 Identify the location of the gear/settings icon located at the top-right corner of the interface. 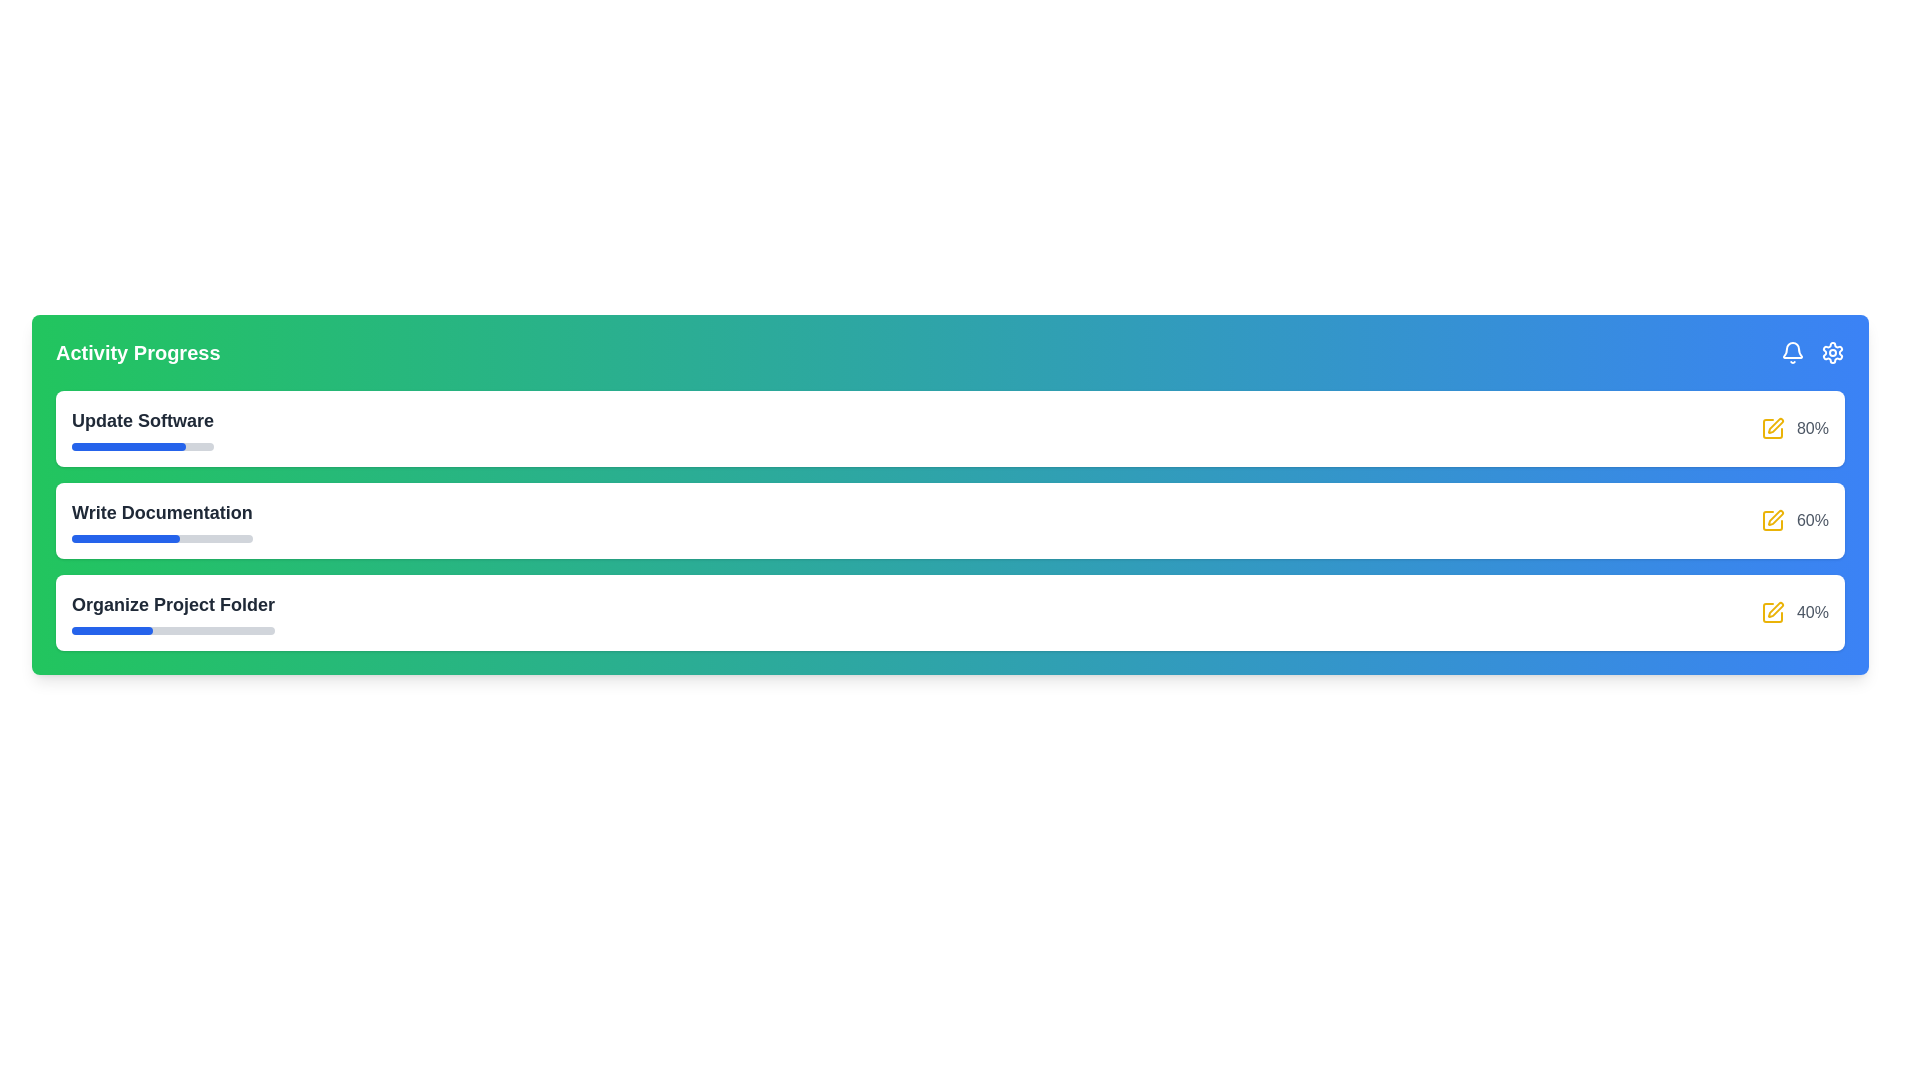
(1833, 352).